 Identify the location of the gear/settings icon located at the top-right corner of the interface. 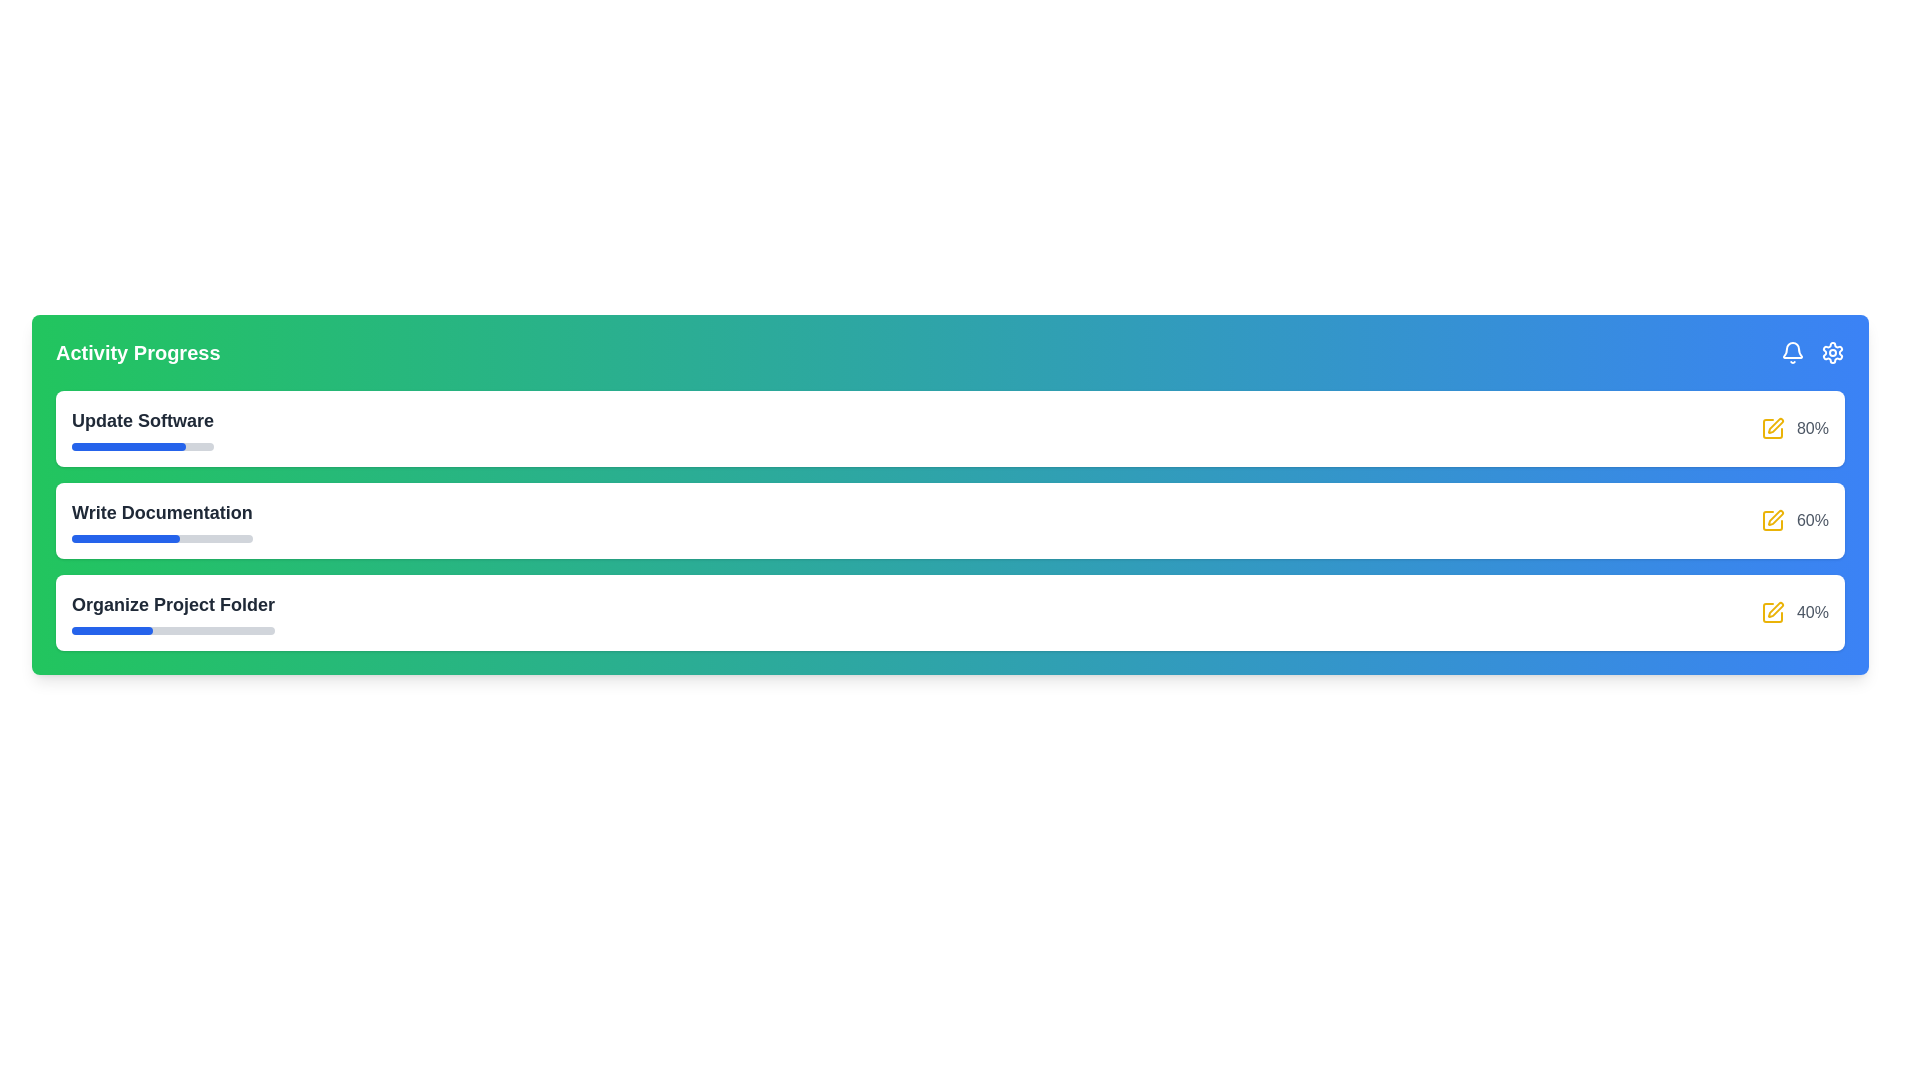
(1833, 352).